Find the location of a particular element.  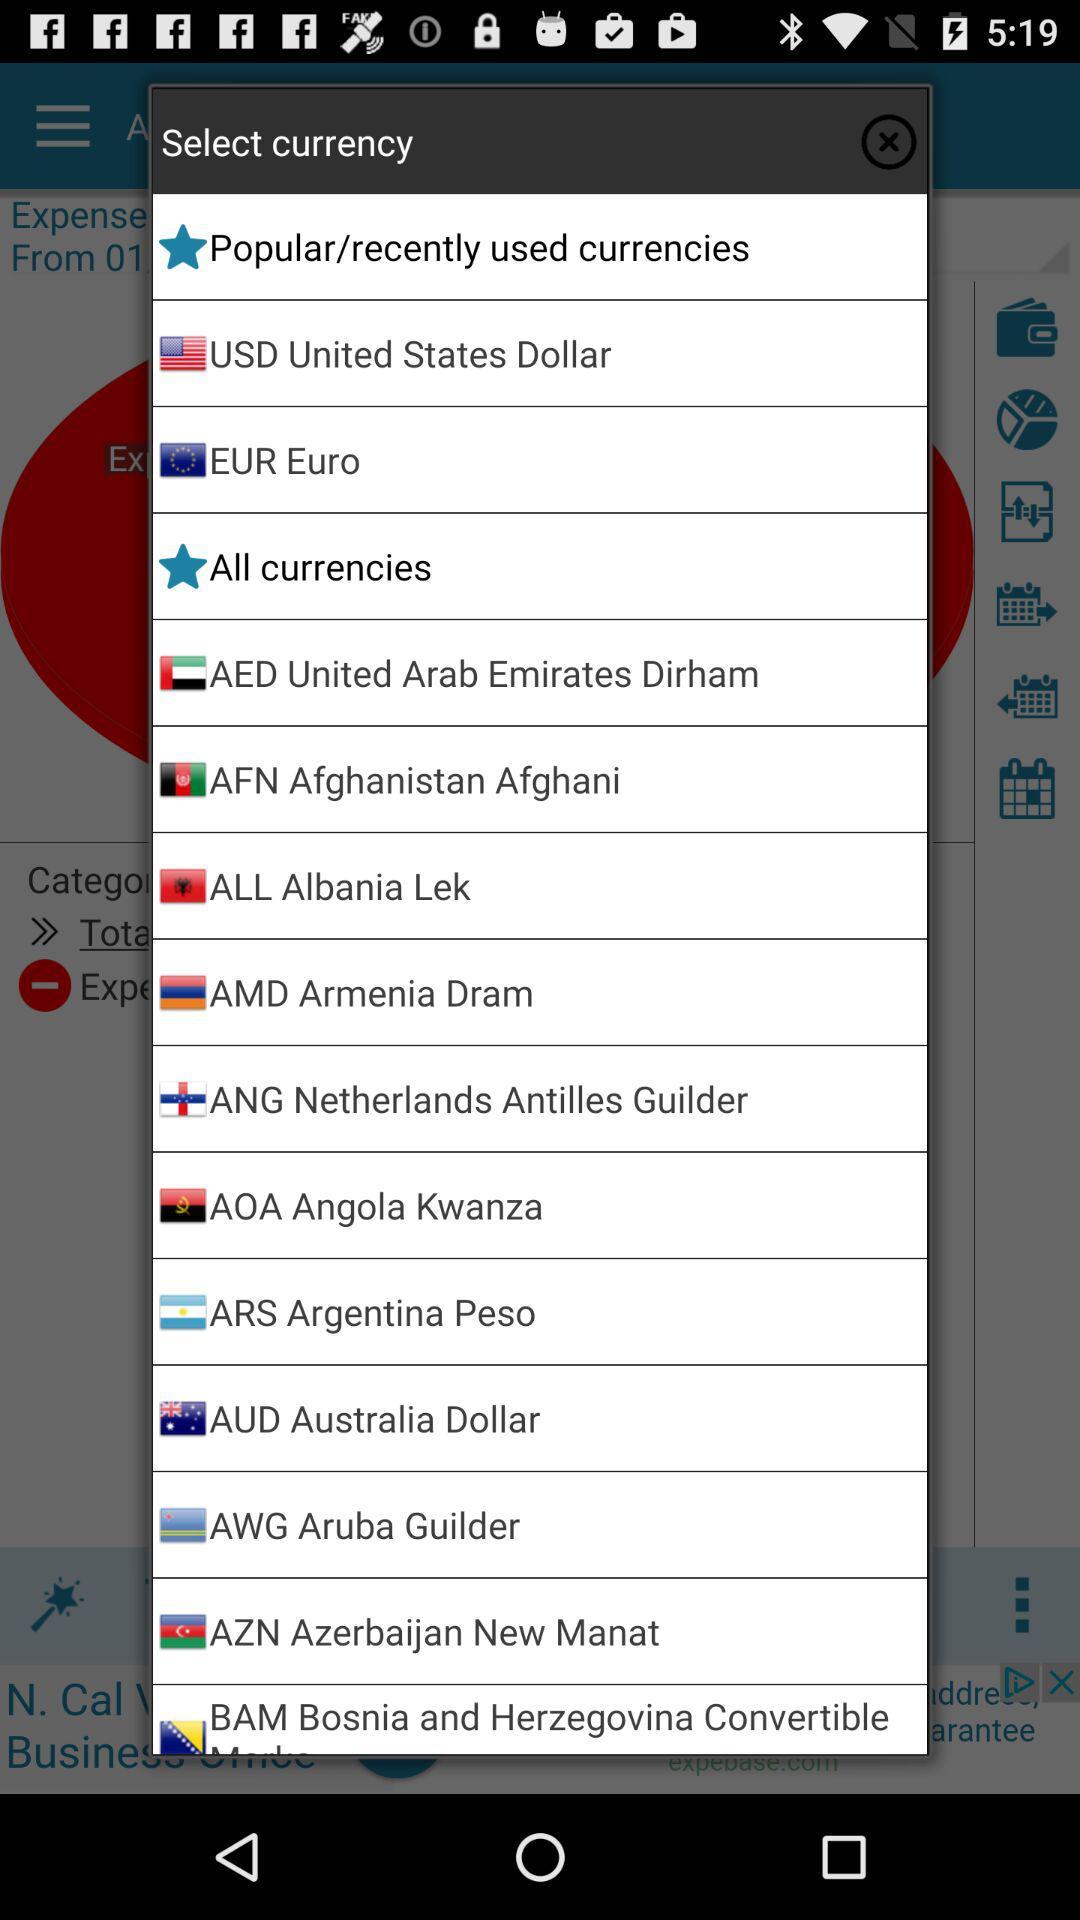

popular recently used item is located at coordinates (564, 245).